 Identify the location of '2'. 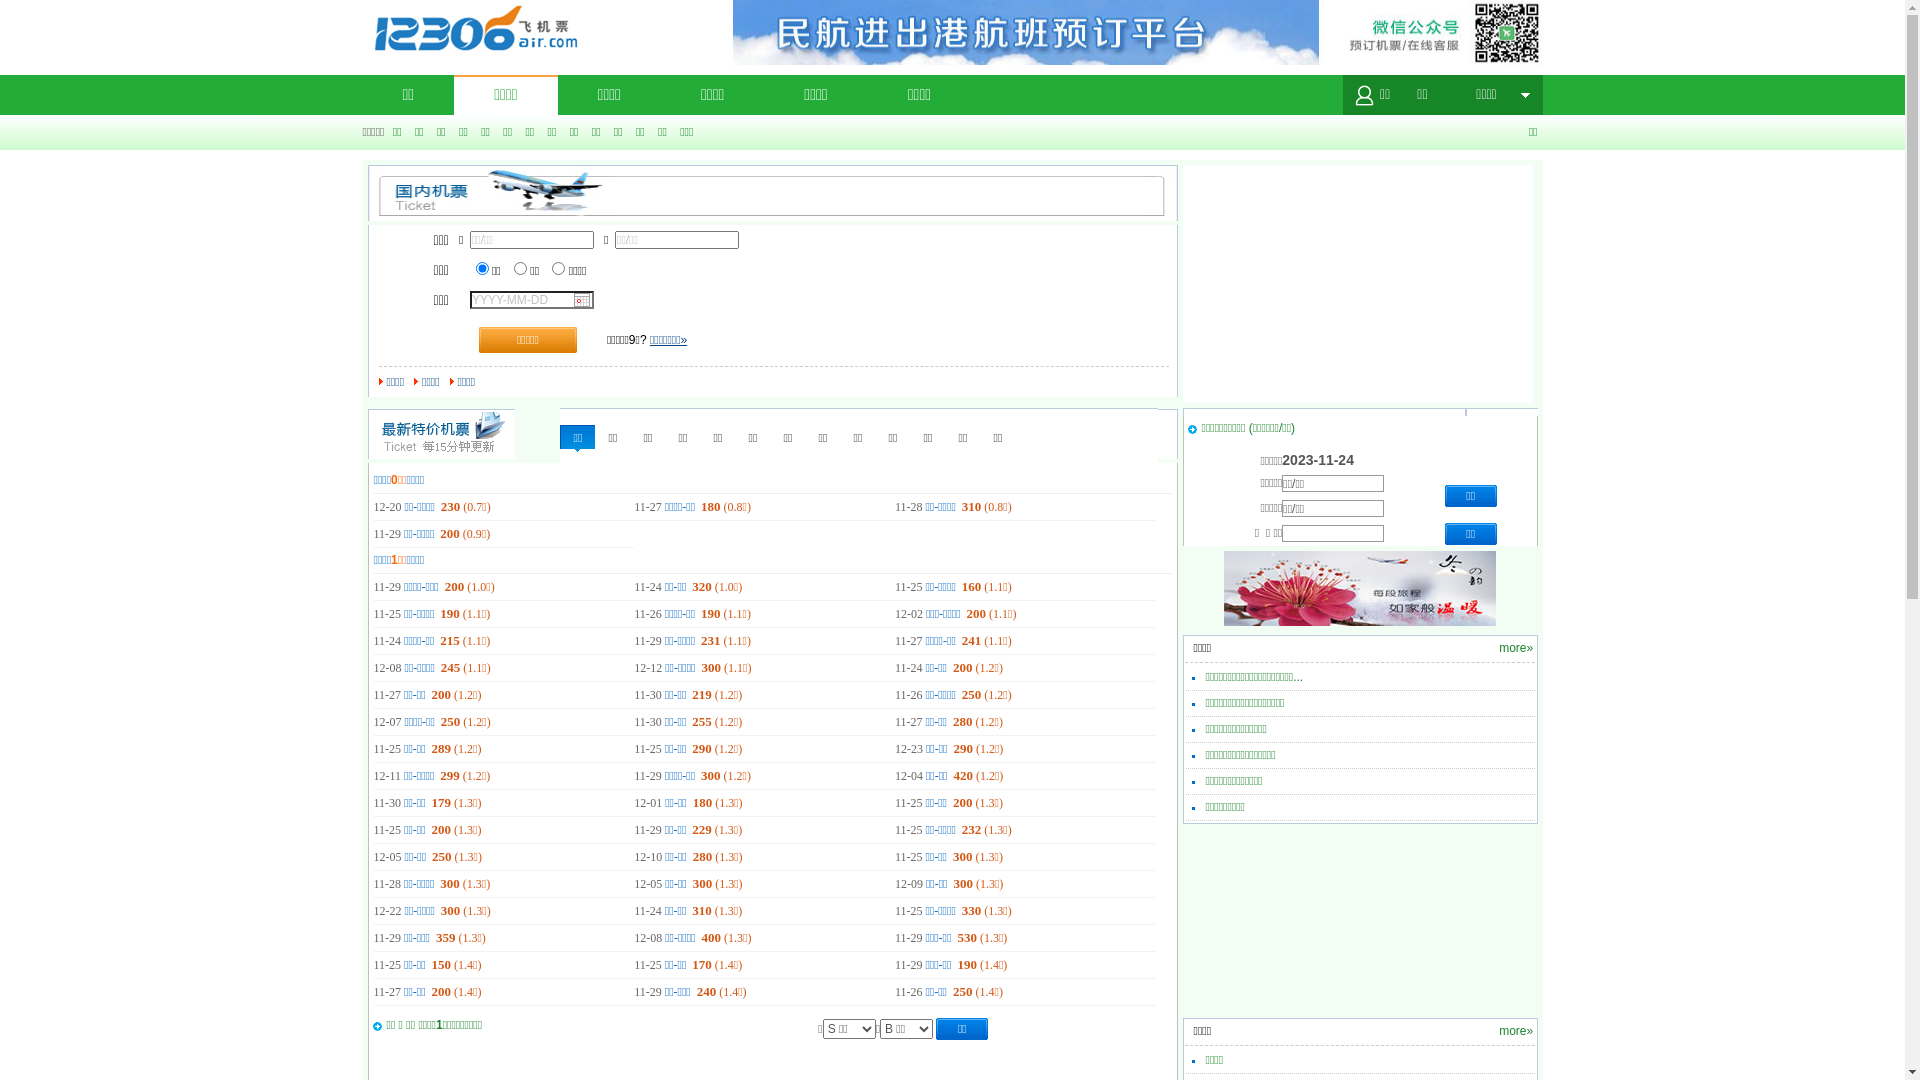
(513, 267).